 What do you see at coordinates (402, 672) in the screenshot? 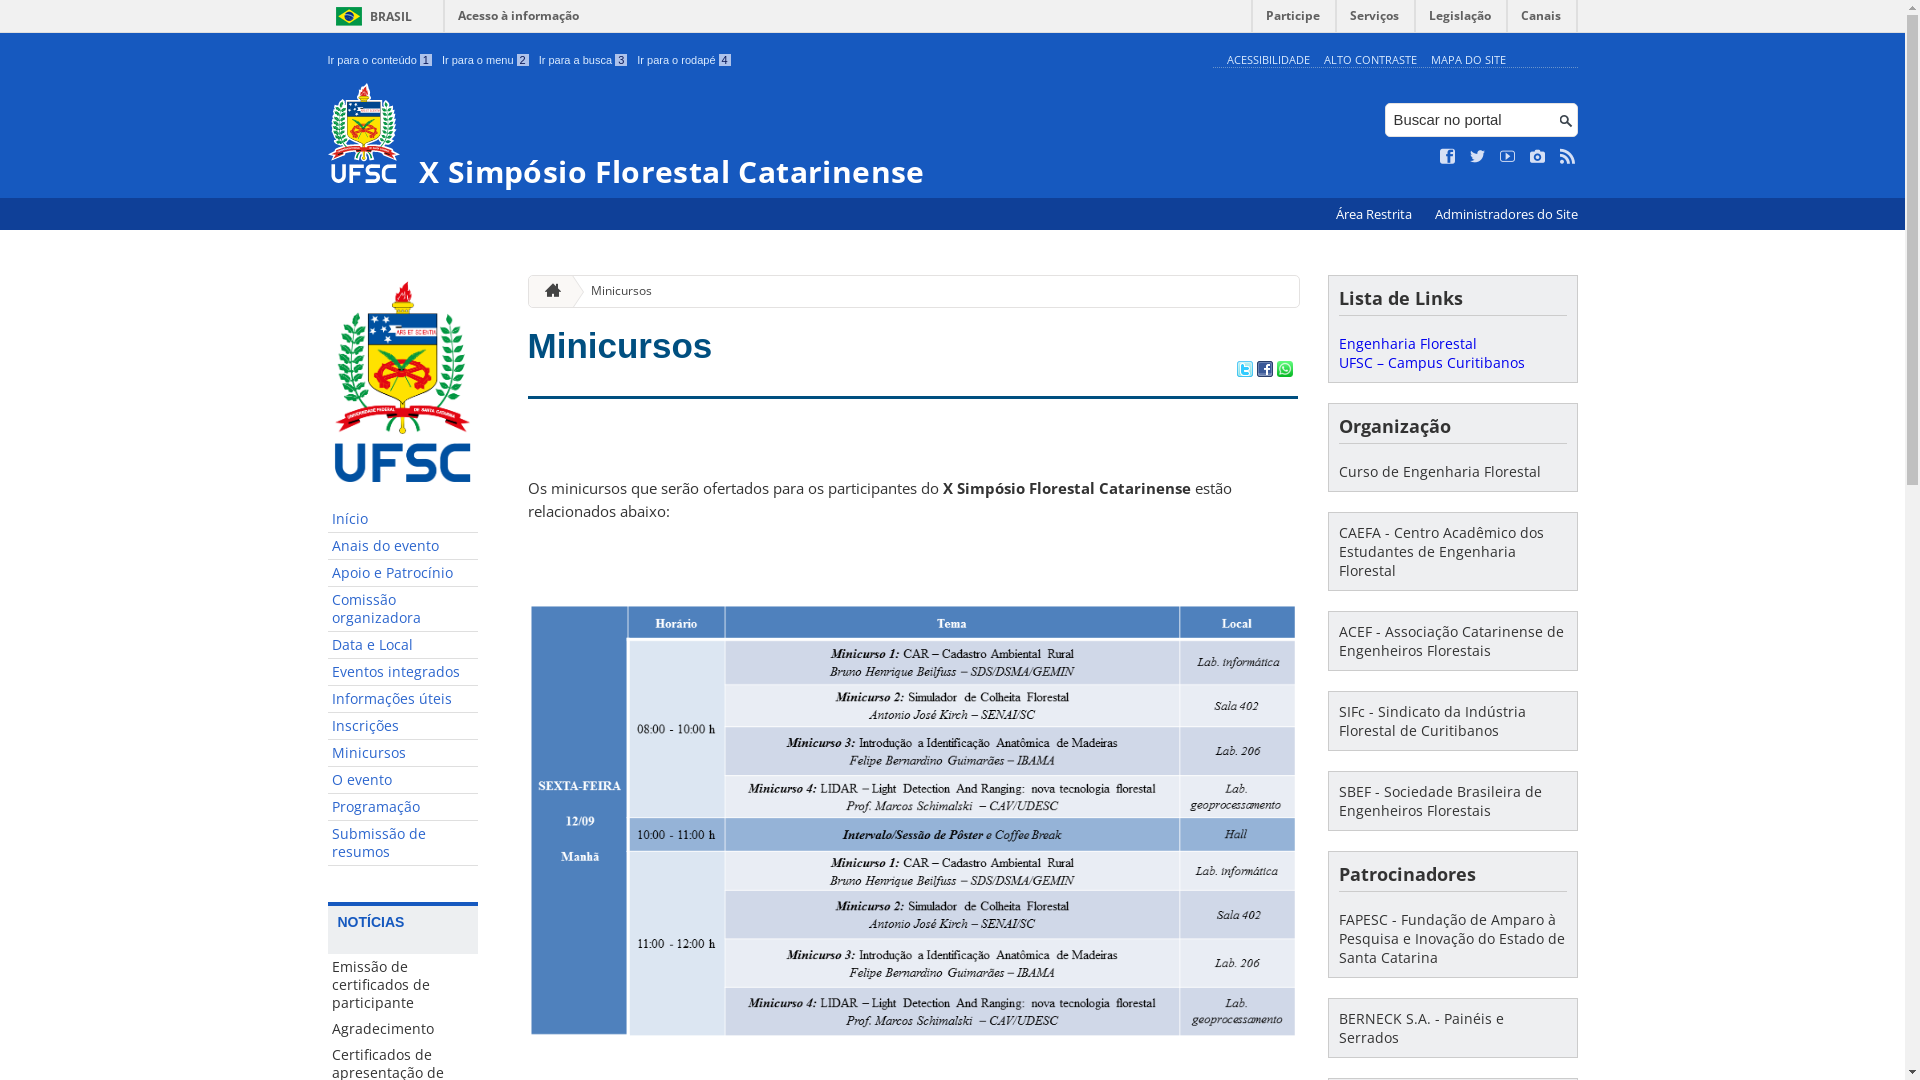
I see `'Eventos integrados'` at bounding box center [402, 672].